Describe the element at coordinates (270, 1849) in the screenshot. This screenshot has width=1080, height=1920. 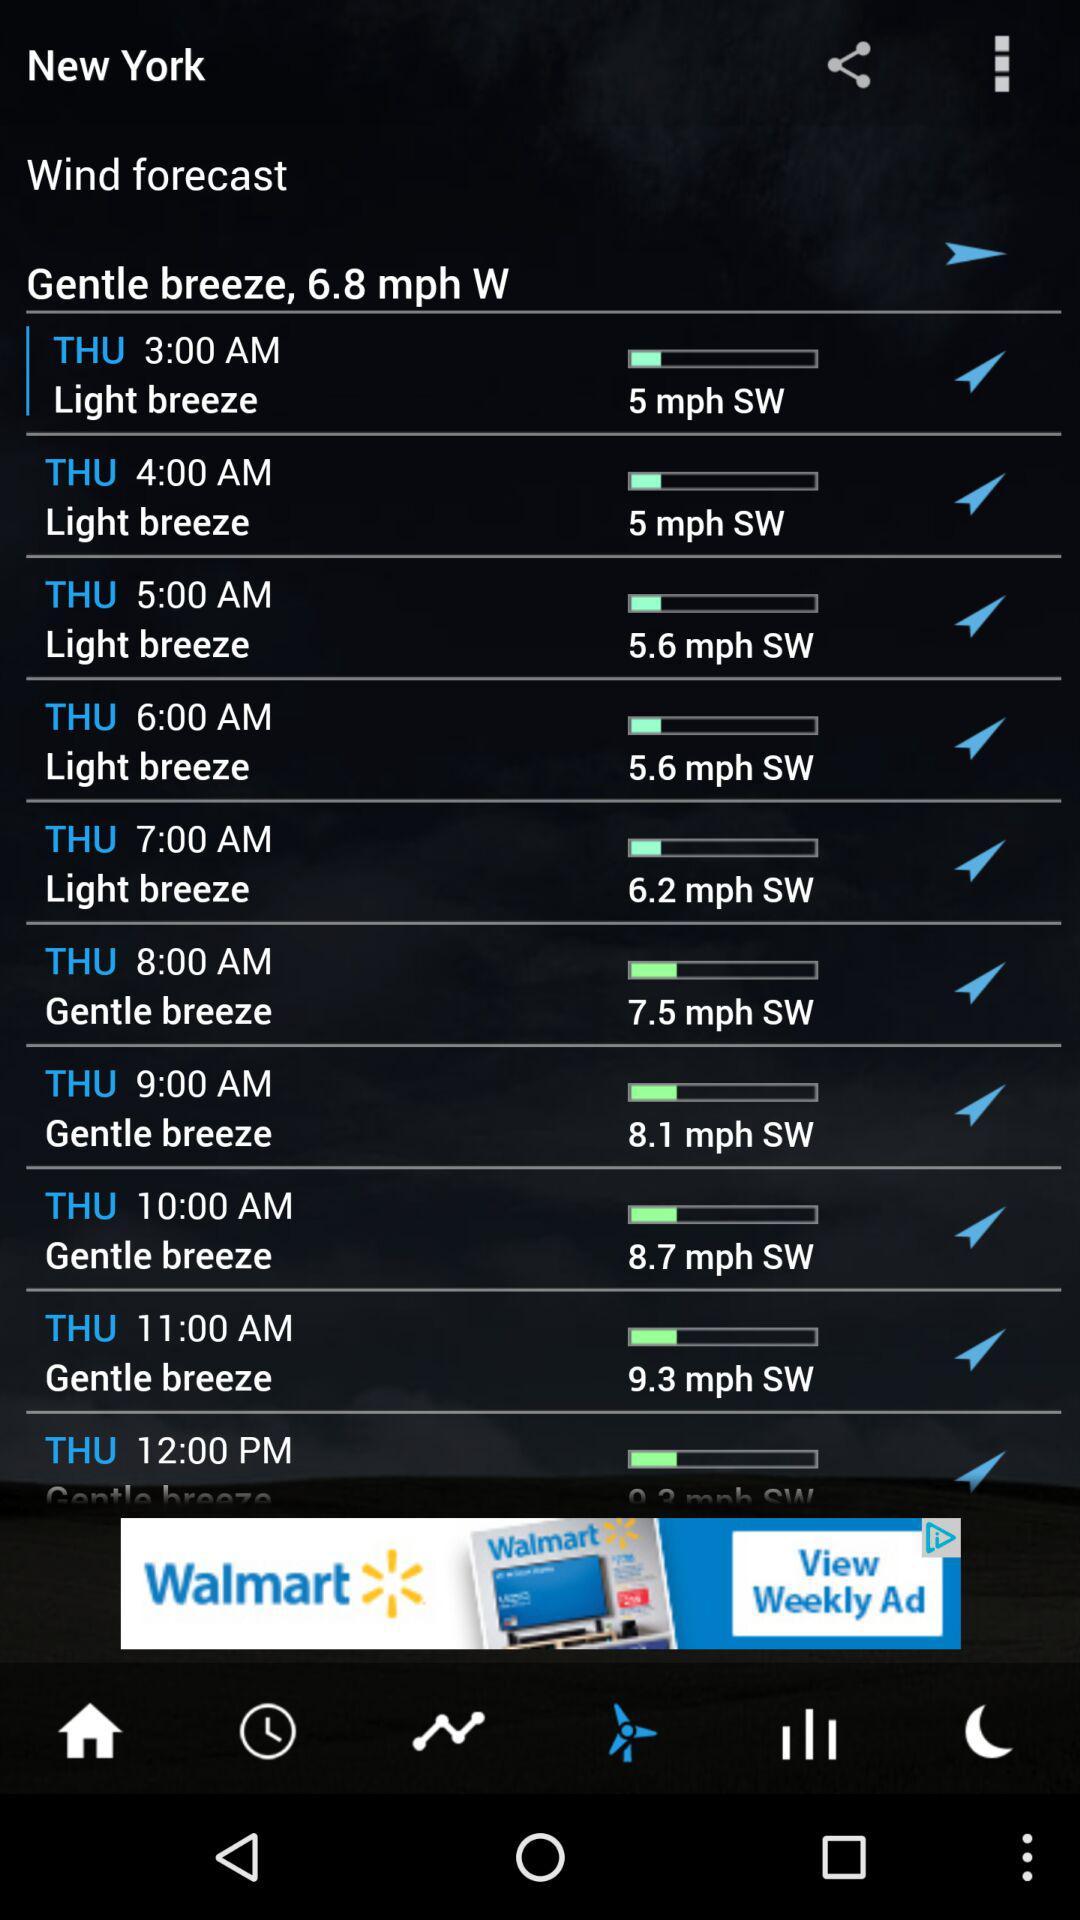
I see `the time icon` at that location.